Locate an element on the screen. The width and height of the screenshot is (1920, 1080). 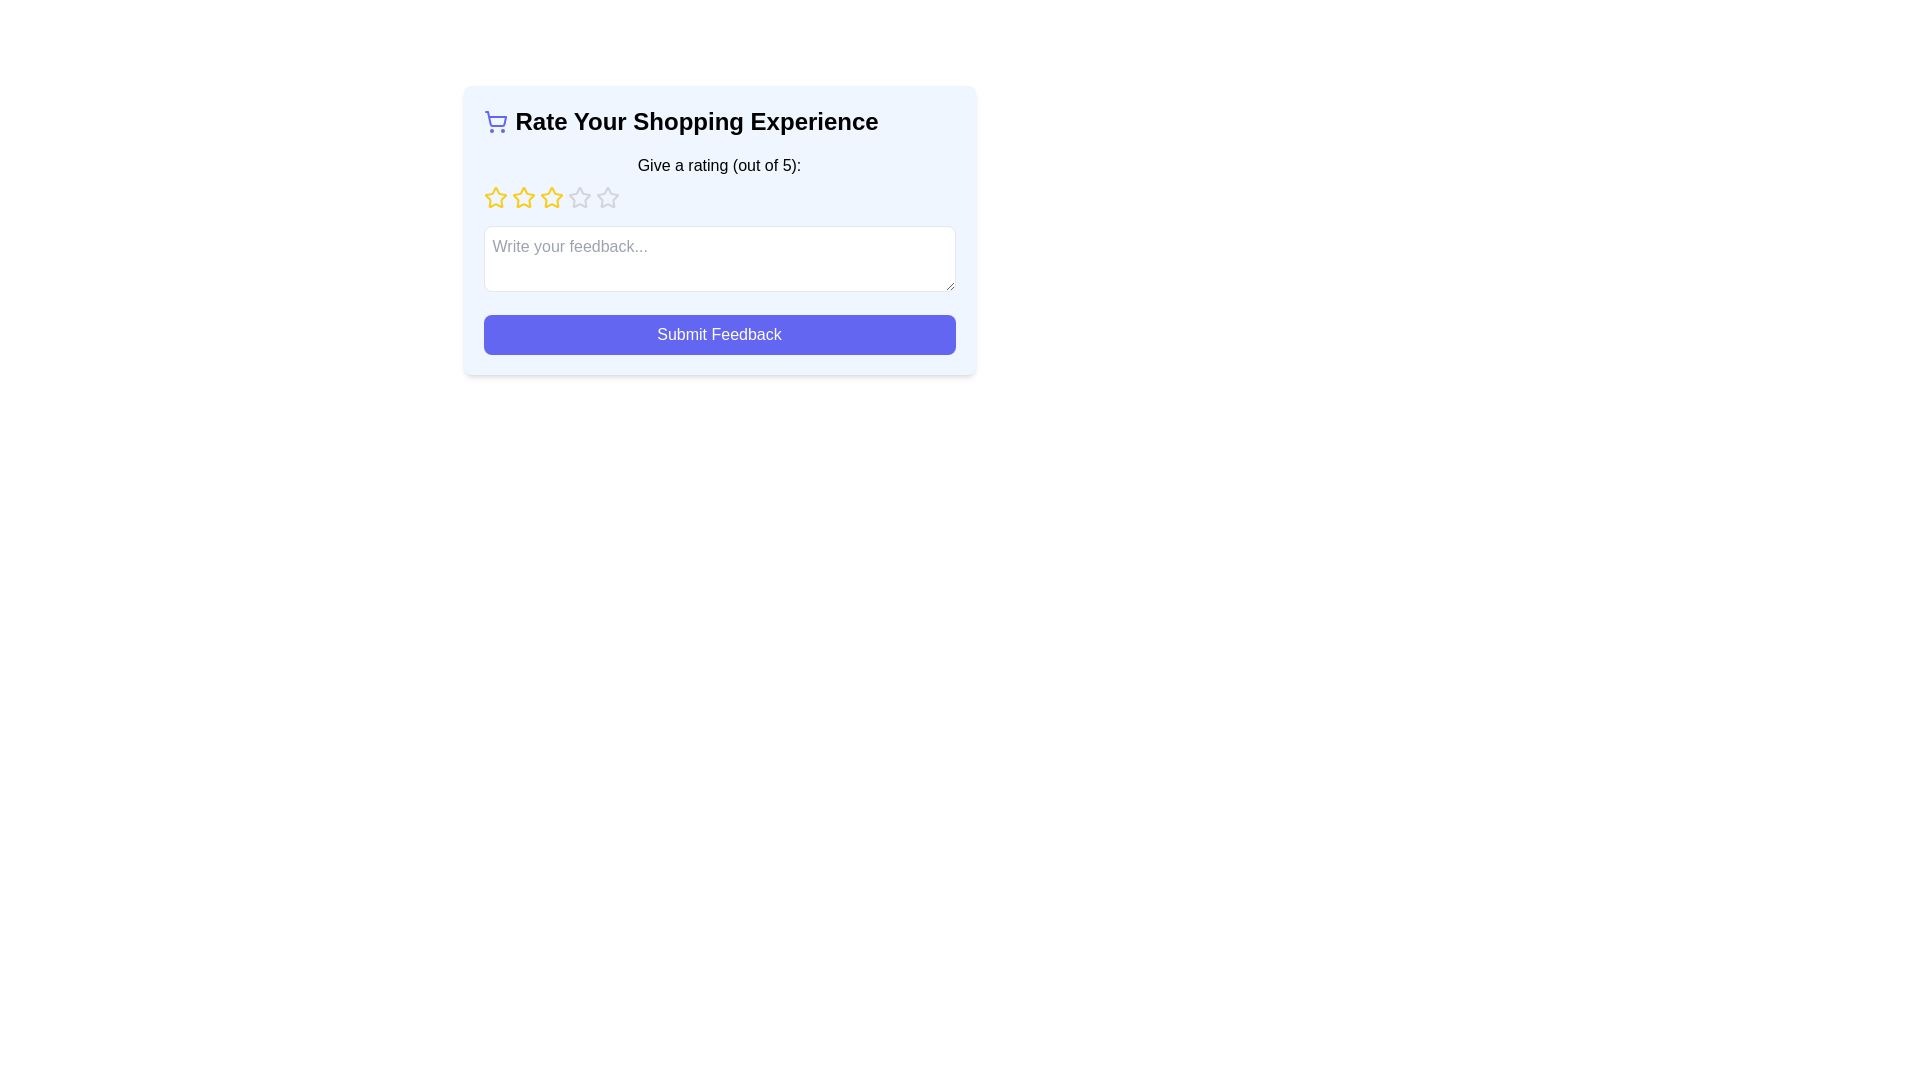
the shopping theme decorative icon located to the utmost left of the text 'Rate Your Shopping Experience' is located at coordinates (495, 122).